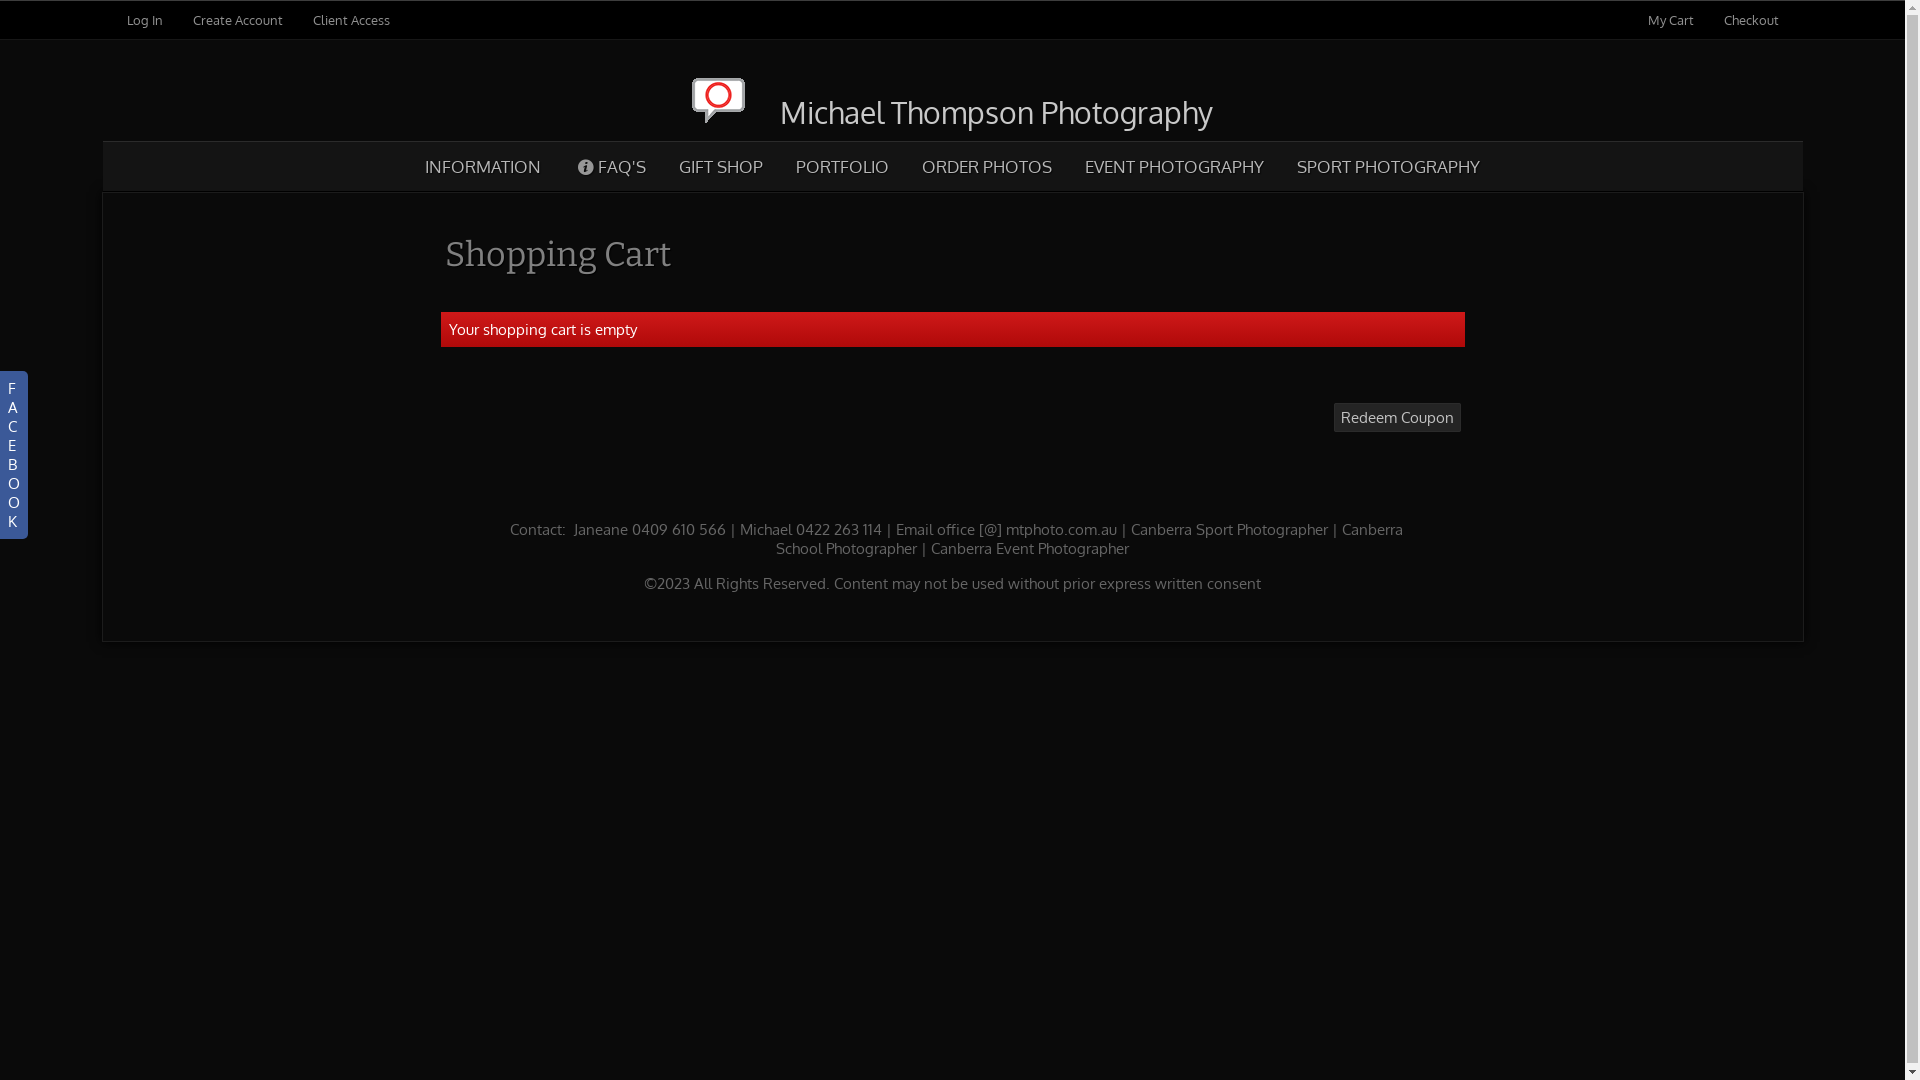 The image size is (1920, 1080). Describe the element at coordinates (557, 165) in the screenshot. I see `'FAQ'S'` at that location.